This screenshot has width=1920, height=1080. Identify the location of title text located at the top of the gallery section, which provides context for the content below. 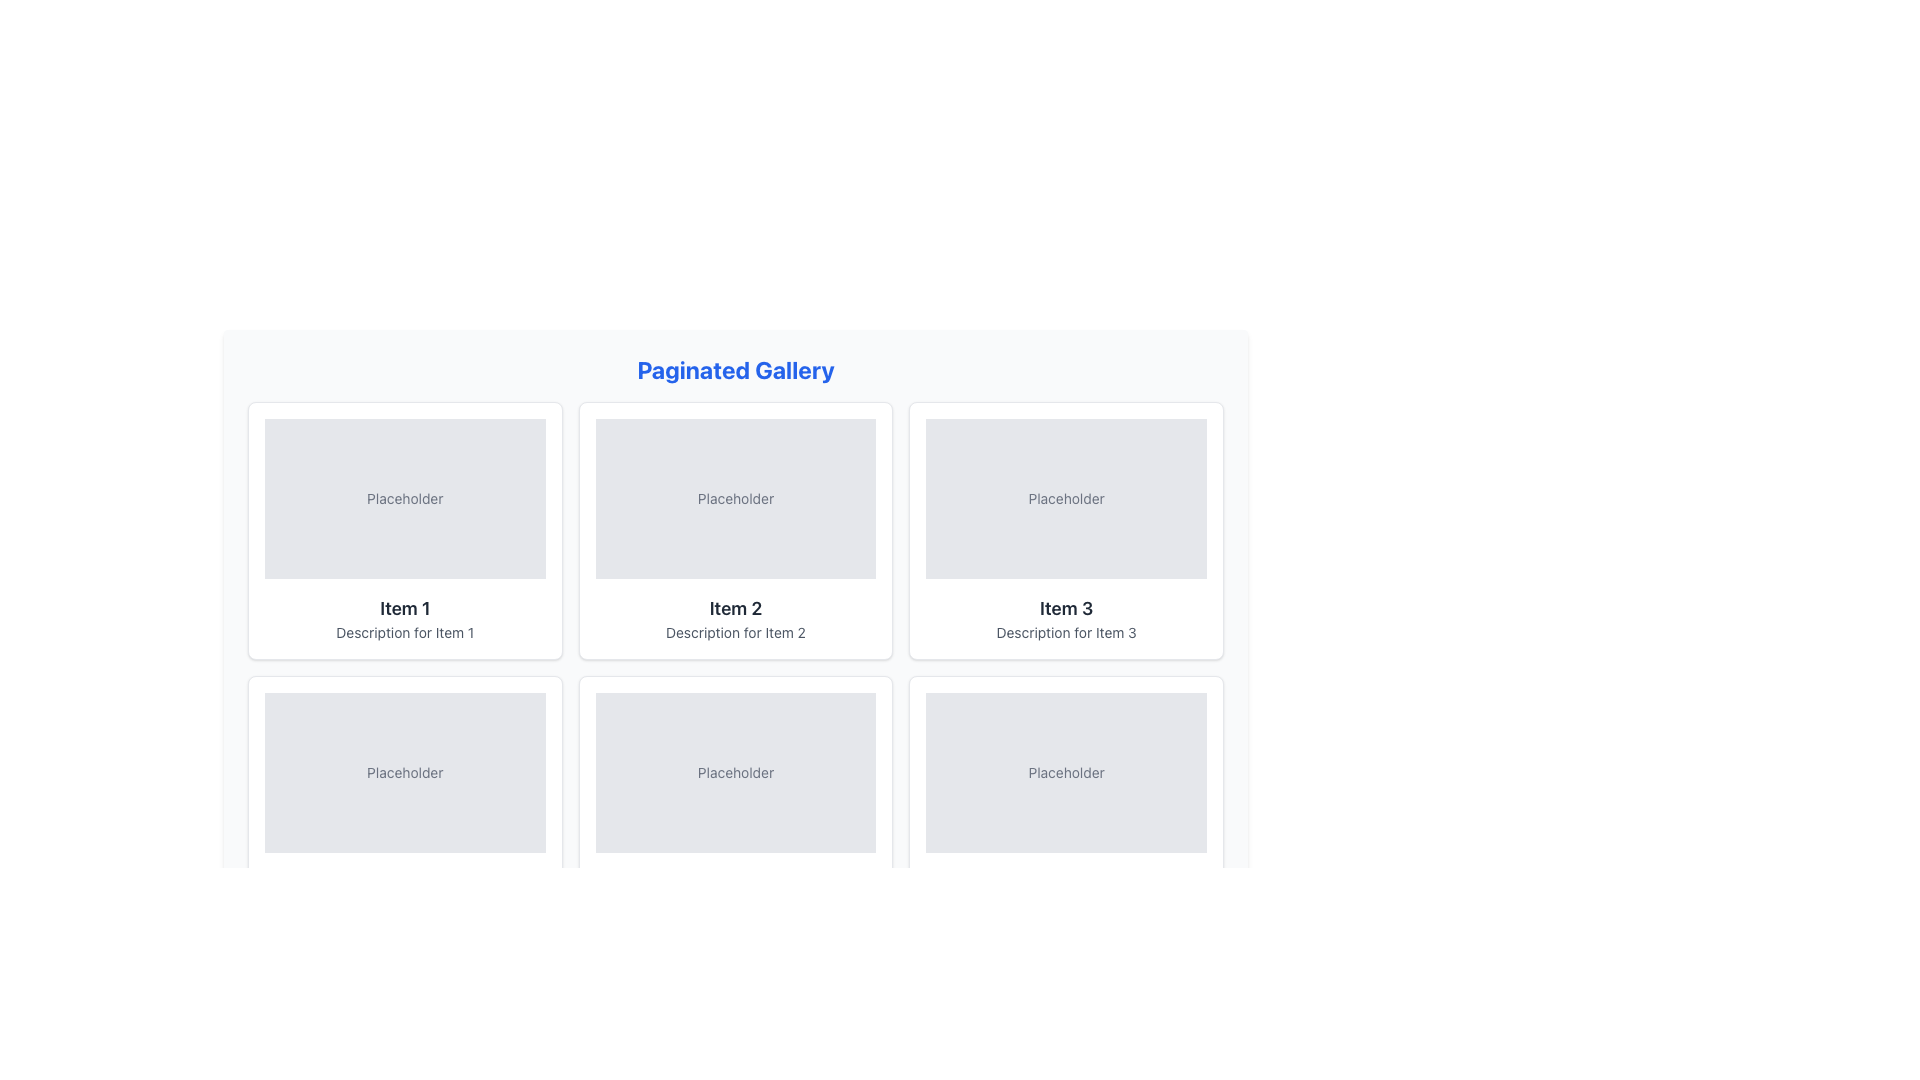
(734, 370).